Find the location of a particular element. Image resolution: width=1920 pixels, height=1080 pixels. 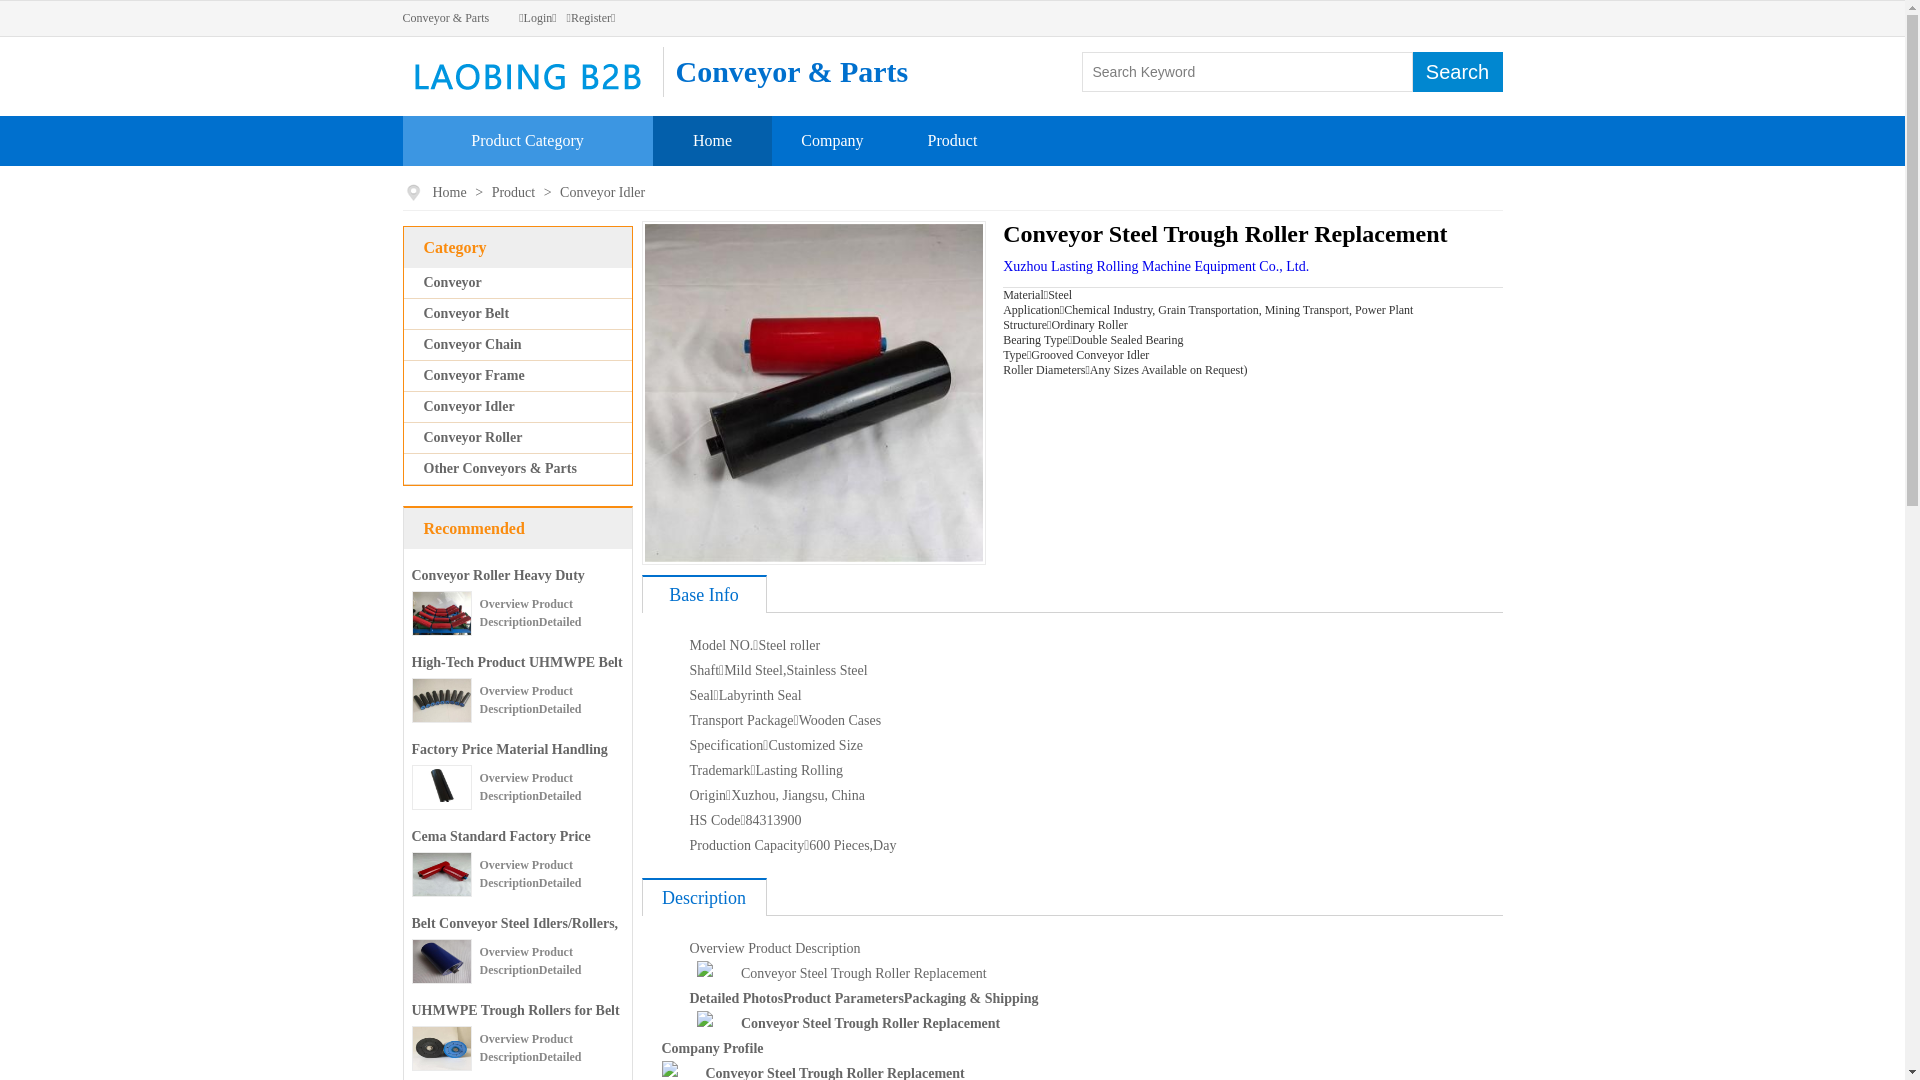

'Xuzhou Lasting Rolling Machine Equipment Co., Ltd.' is located at coordinates (1156, 265).